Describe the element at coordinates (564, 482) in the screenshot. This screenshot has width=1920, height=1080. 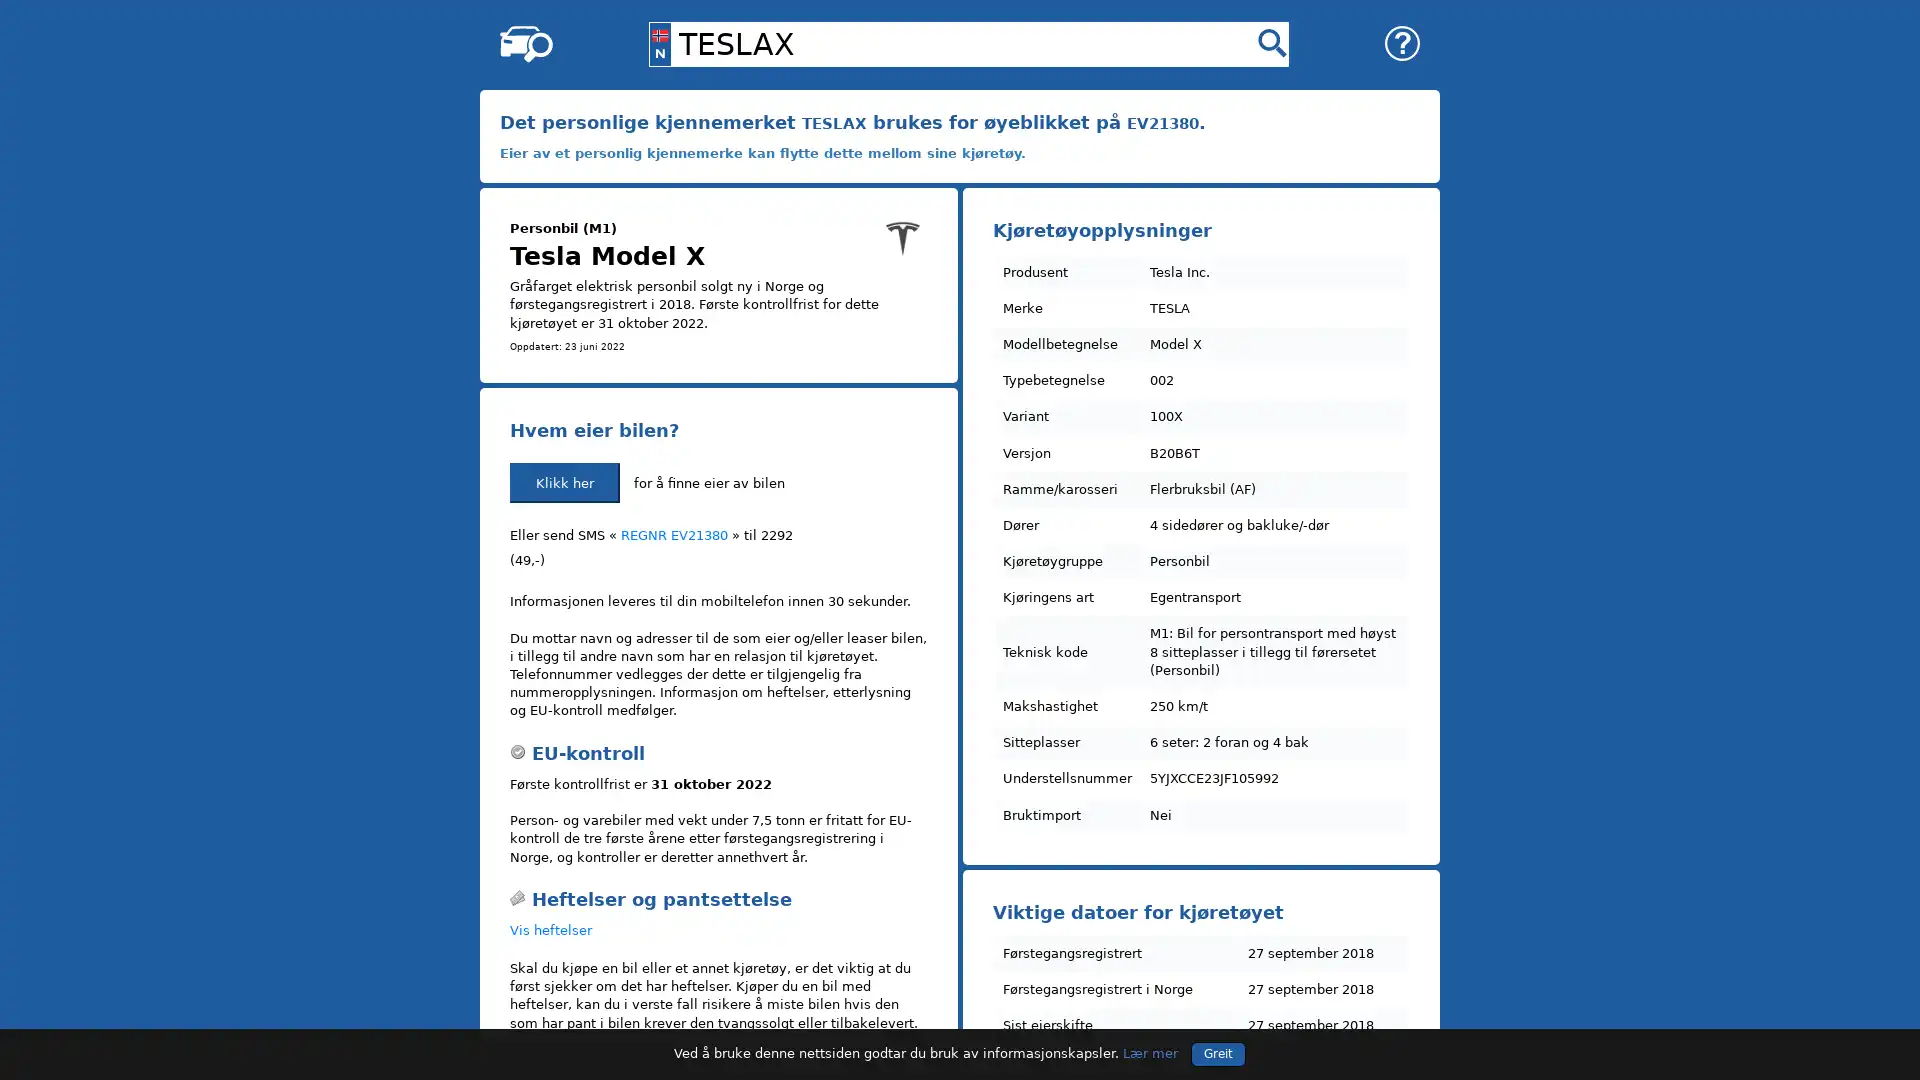
I see `Klikk her` at that location.